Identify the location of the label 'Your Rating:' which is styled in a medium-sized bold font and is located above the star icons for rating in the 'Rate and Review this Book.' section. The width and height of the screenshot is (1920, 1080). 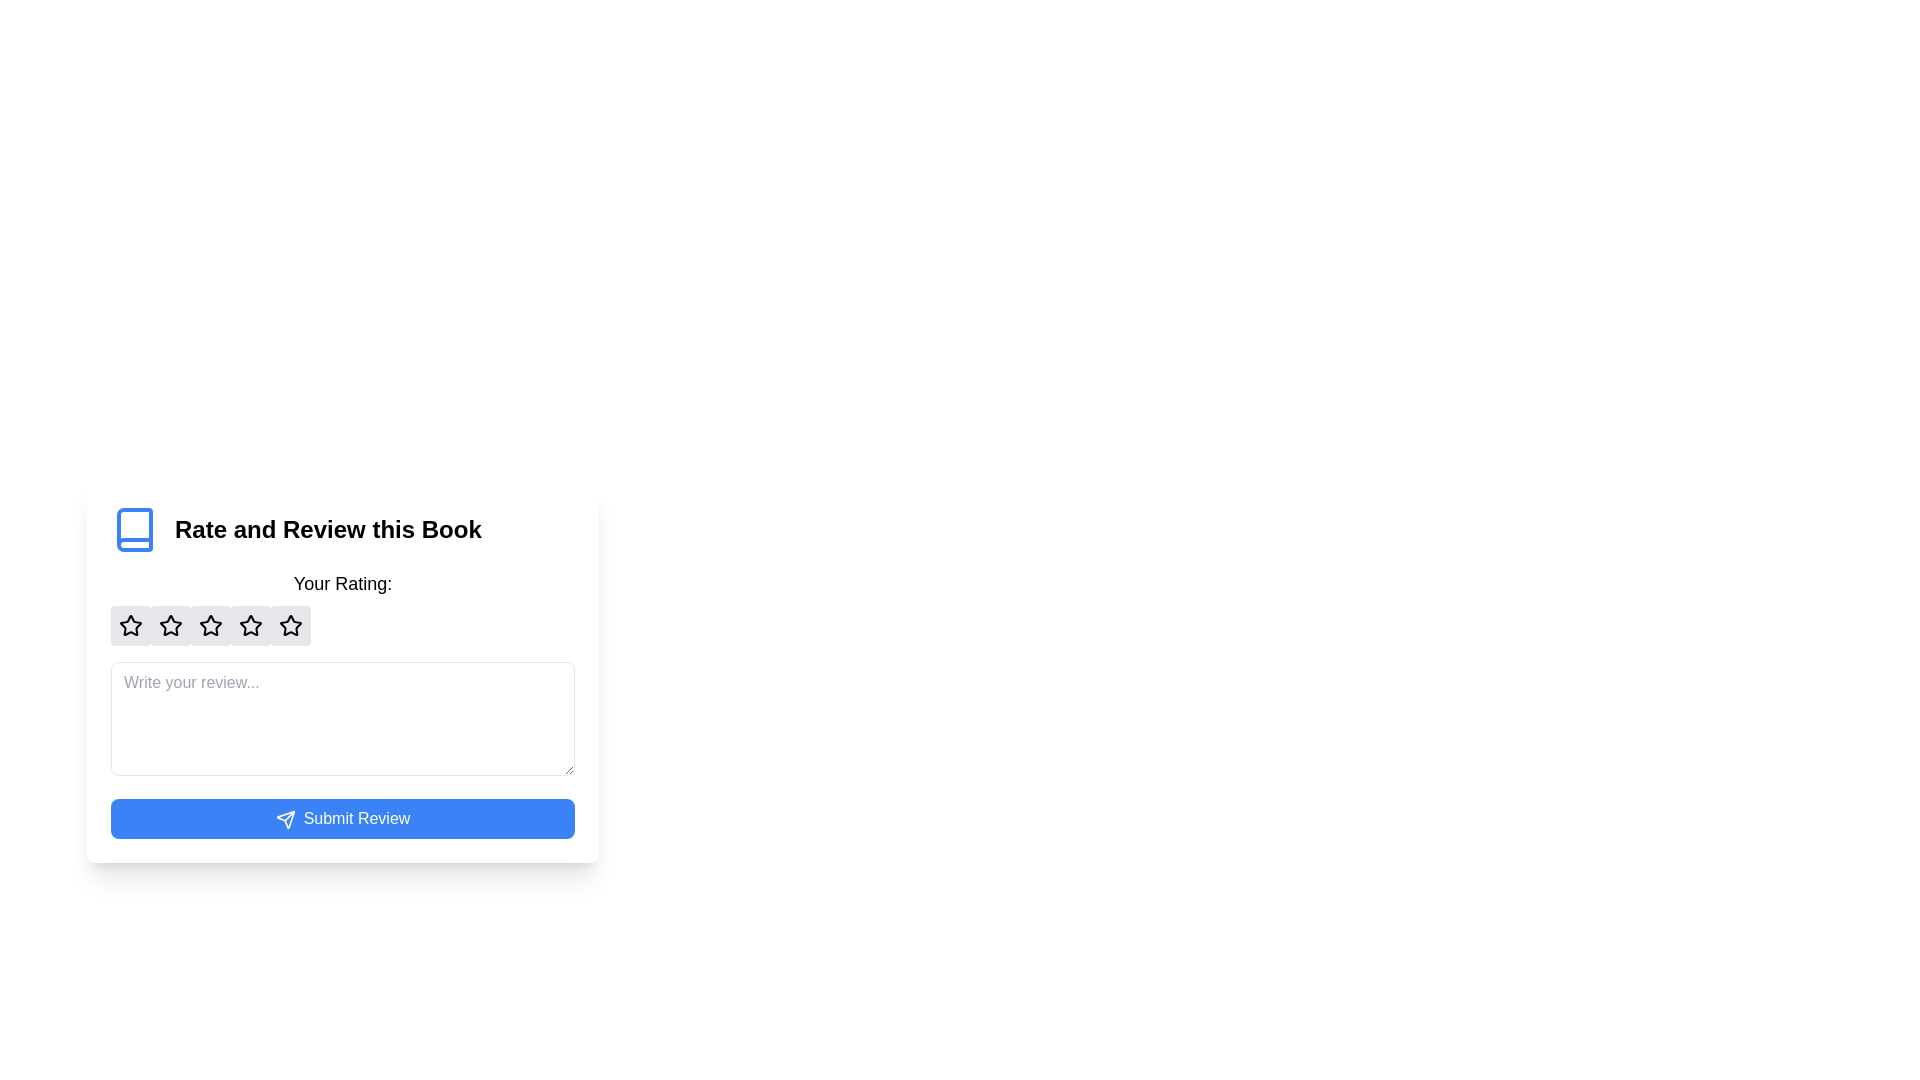
(342, 583).